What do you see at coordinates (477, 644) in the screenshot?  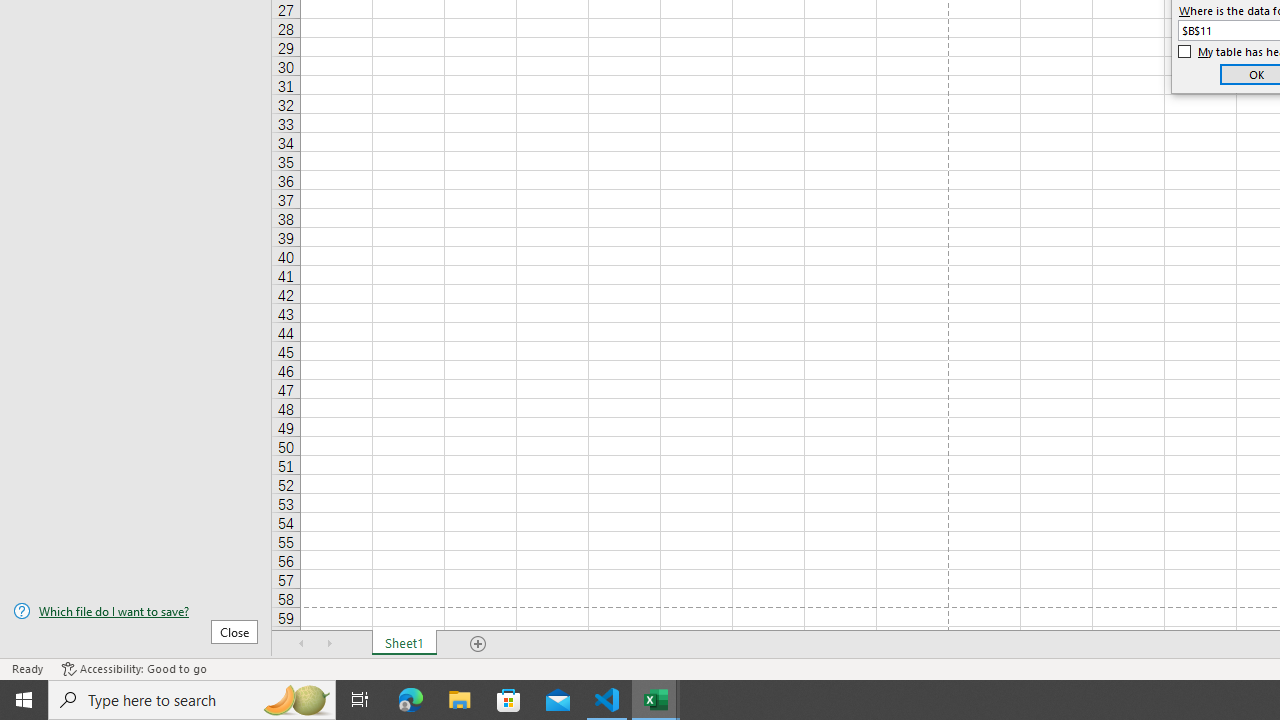 I see `'Add Sheet'` at bounding box center [477, 644].